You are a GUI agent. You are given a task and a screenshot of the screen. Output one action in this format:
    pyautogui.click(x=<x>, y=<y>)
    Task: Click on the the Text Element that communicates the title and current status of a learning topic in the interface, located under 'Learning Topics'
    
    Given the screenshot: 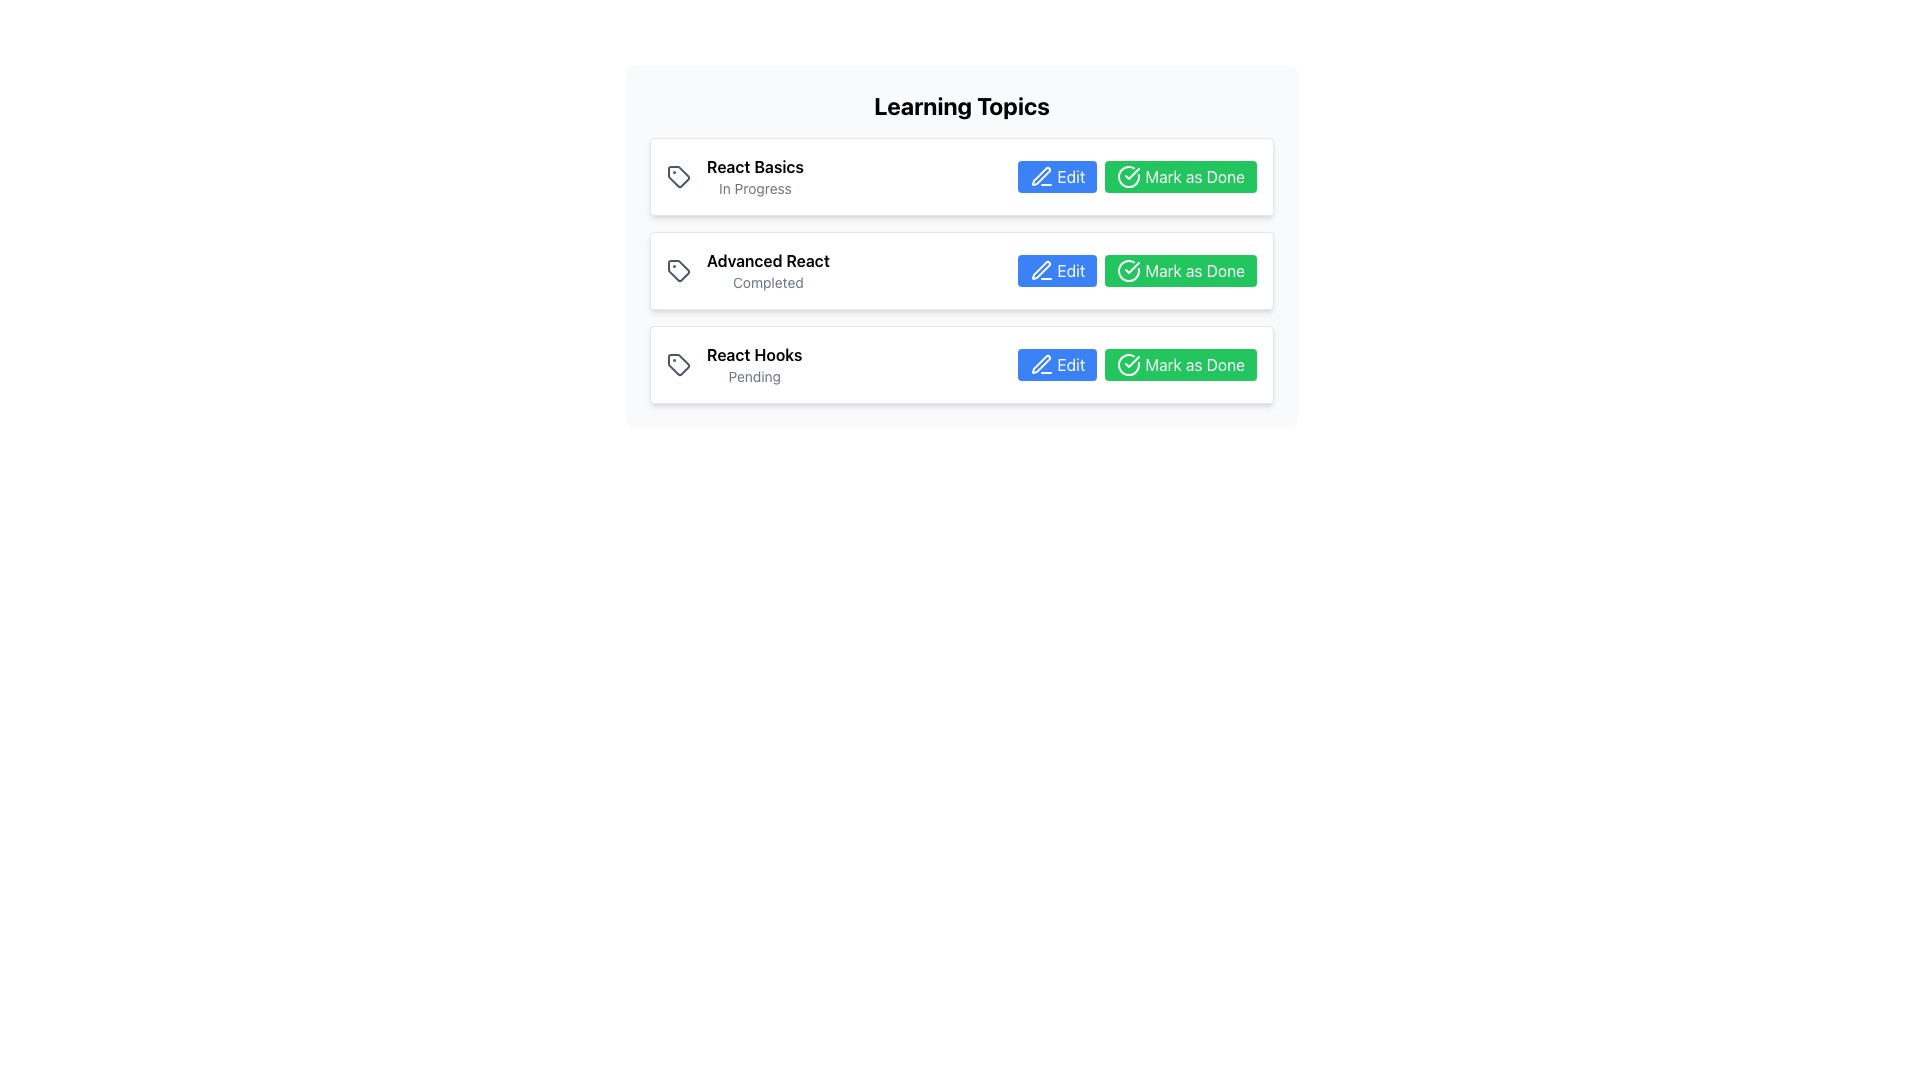 What is the action you would take?
    pyautogui.click(x=754, y=176)
    